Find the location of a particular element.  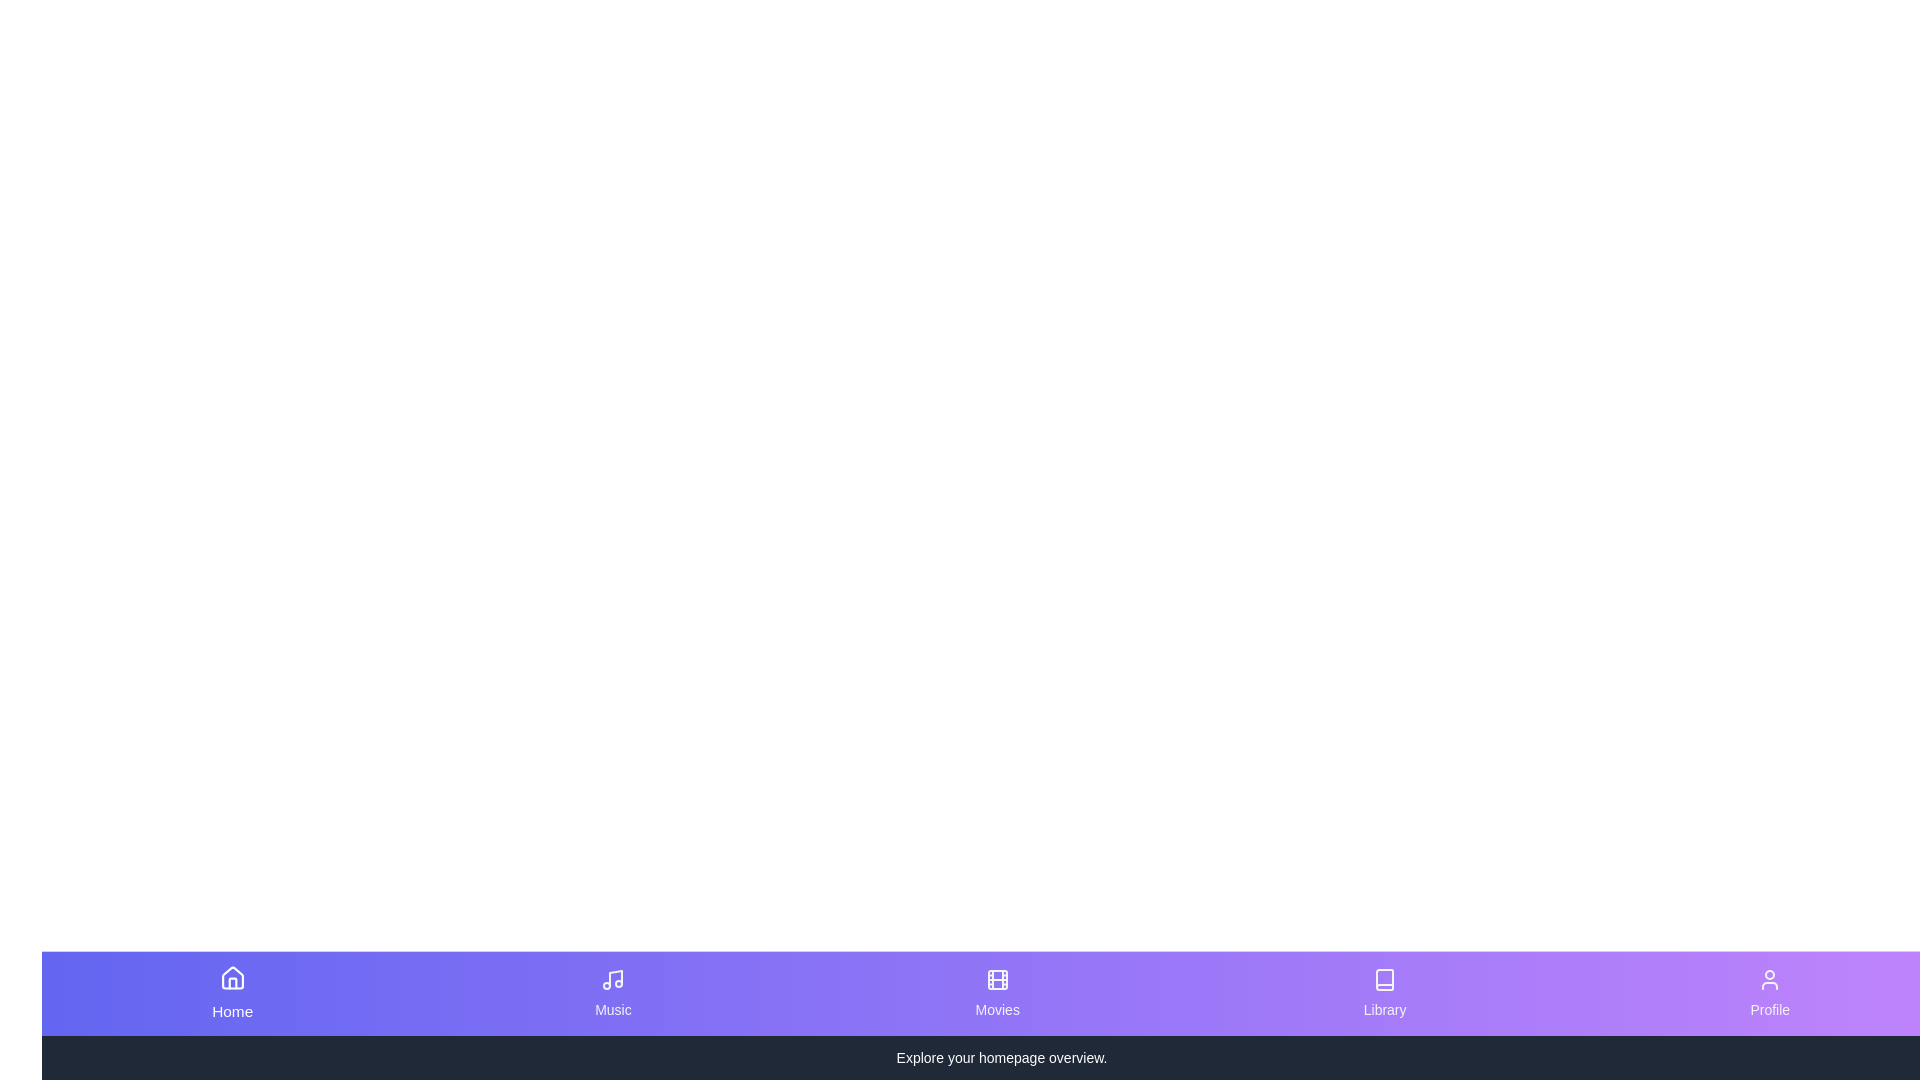

the Profile button to observe the transition effect is located at coordinates (1770, 994).